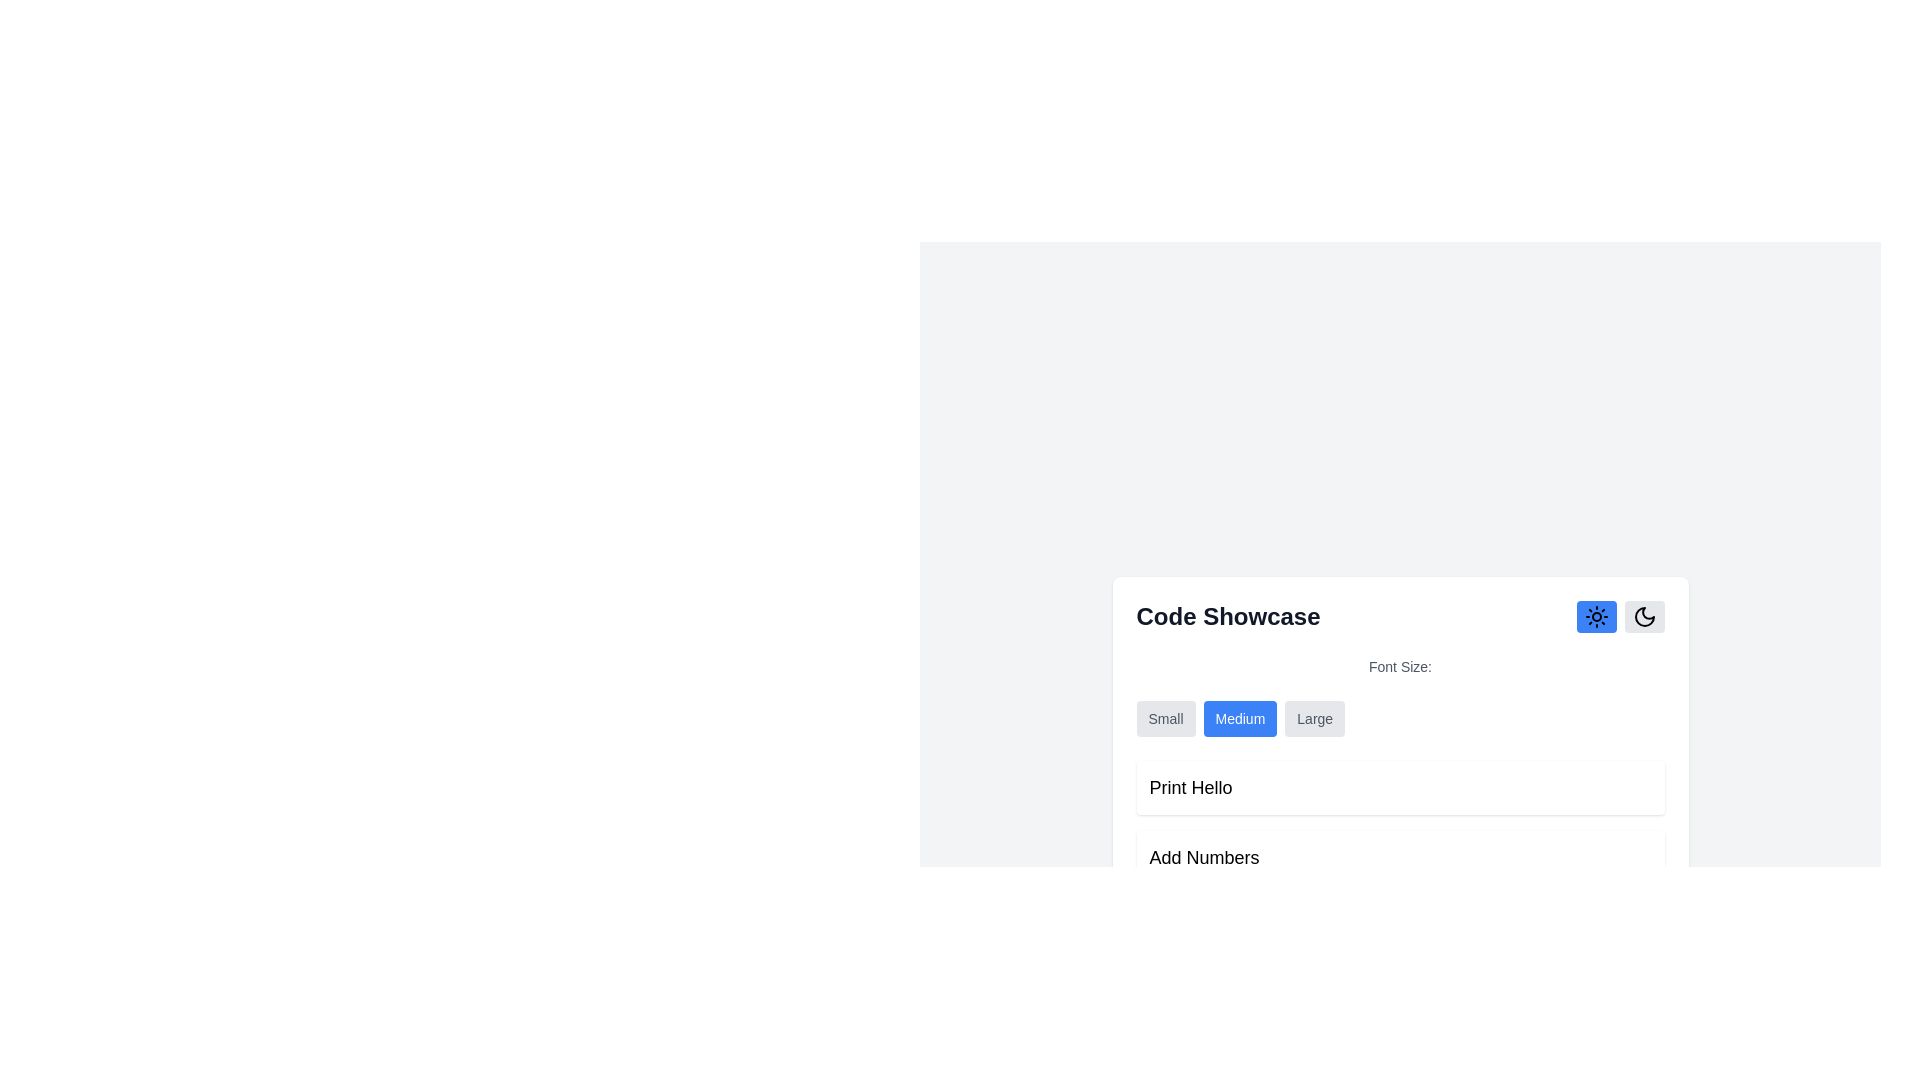 The image size is (1920, 1080). I want to click on the 'Medium' button, which is the second button in a group of three, styled with a blue background and white text, so click(1239, 717).